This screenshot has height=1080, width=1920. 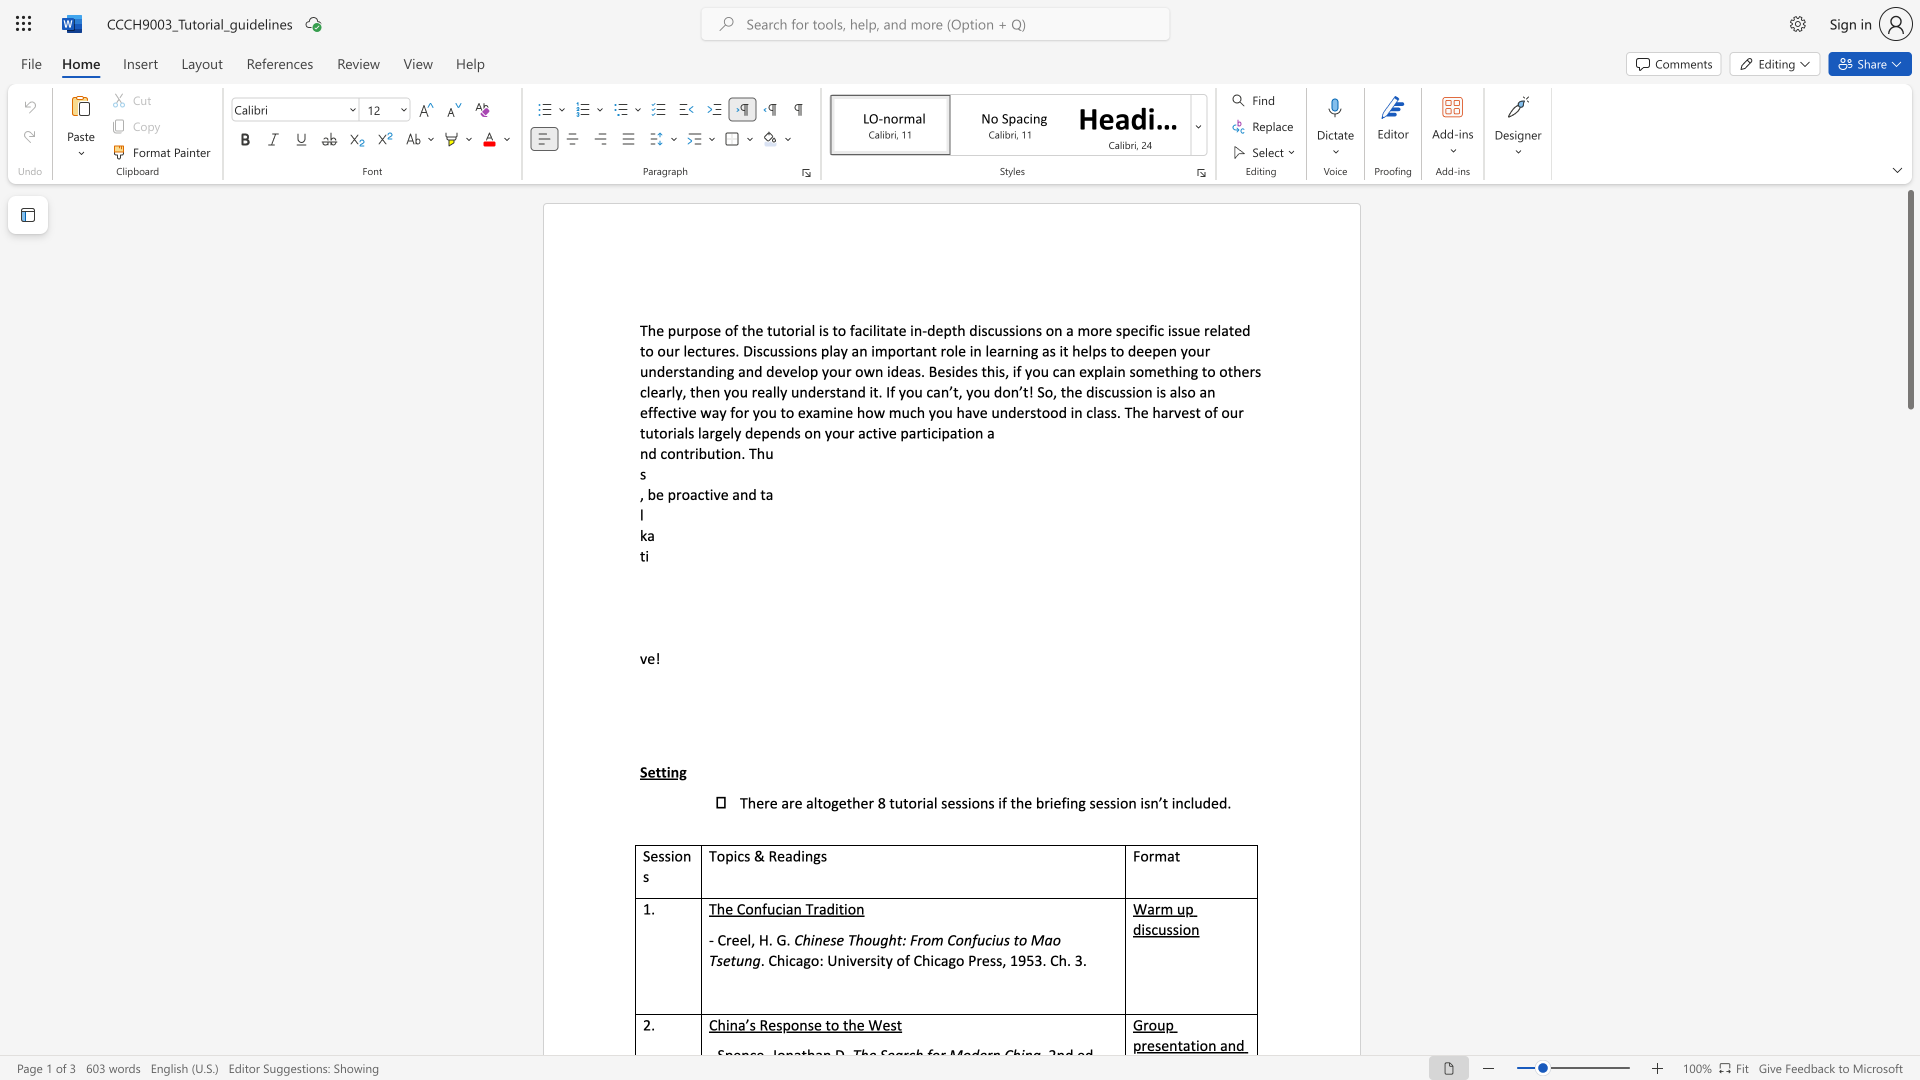 What do you see at coordinates (1909, 650) in the screenshot?
I see `the scrollbar on the right to move the page downward` at bounding box center [1909, 650].